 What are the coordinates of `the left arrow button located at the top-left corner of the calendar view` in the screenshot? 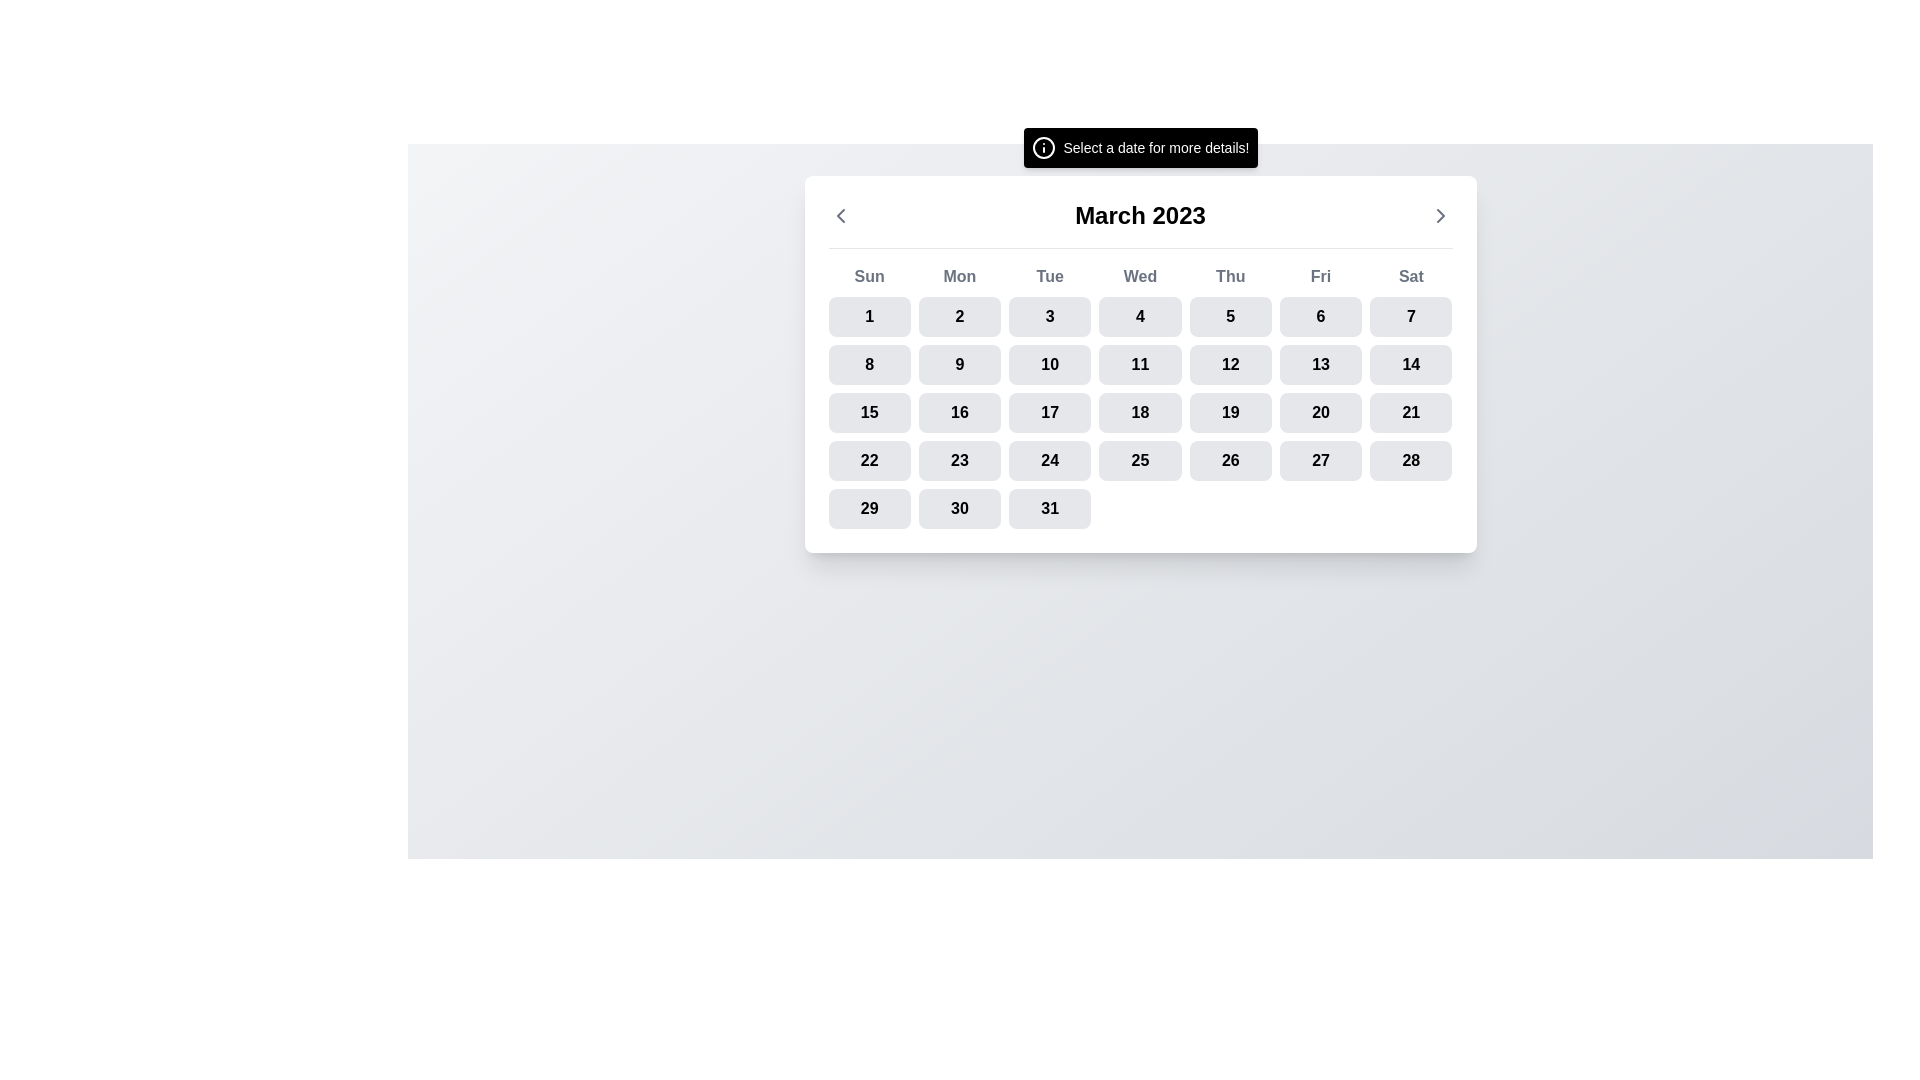 It's located at (840, 216).